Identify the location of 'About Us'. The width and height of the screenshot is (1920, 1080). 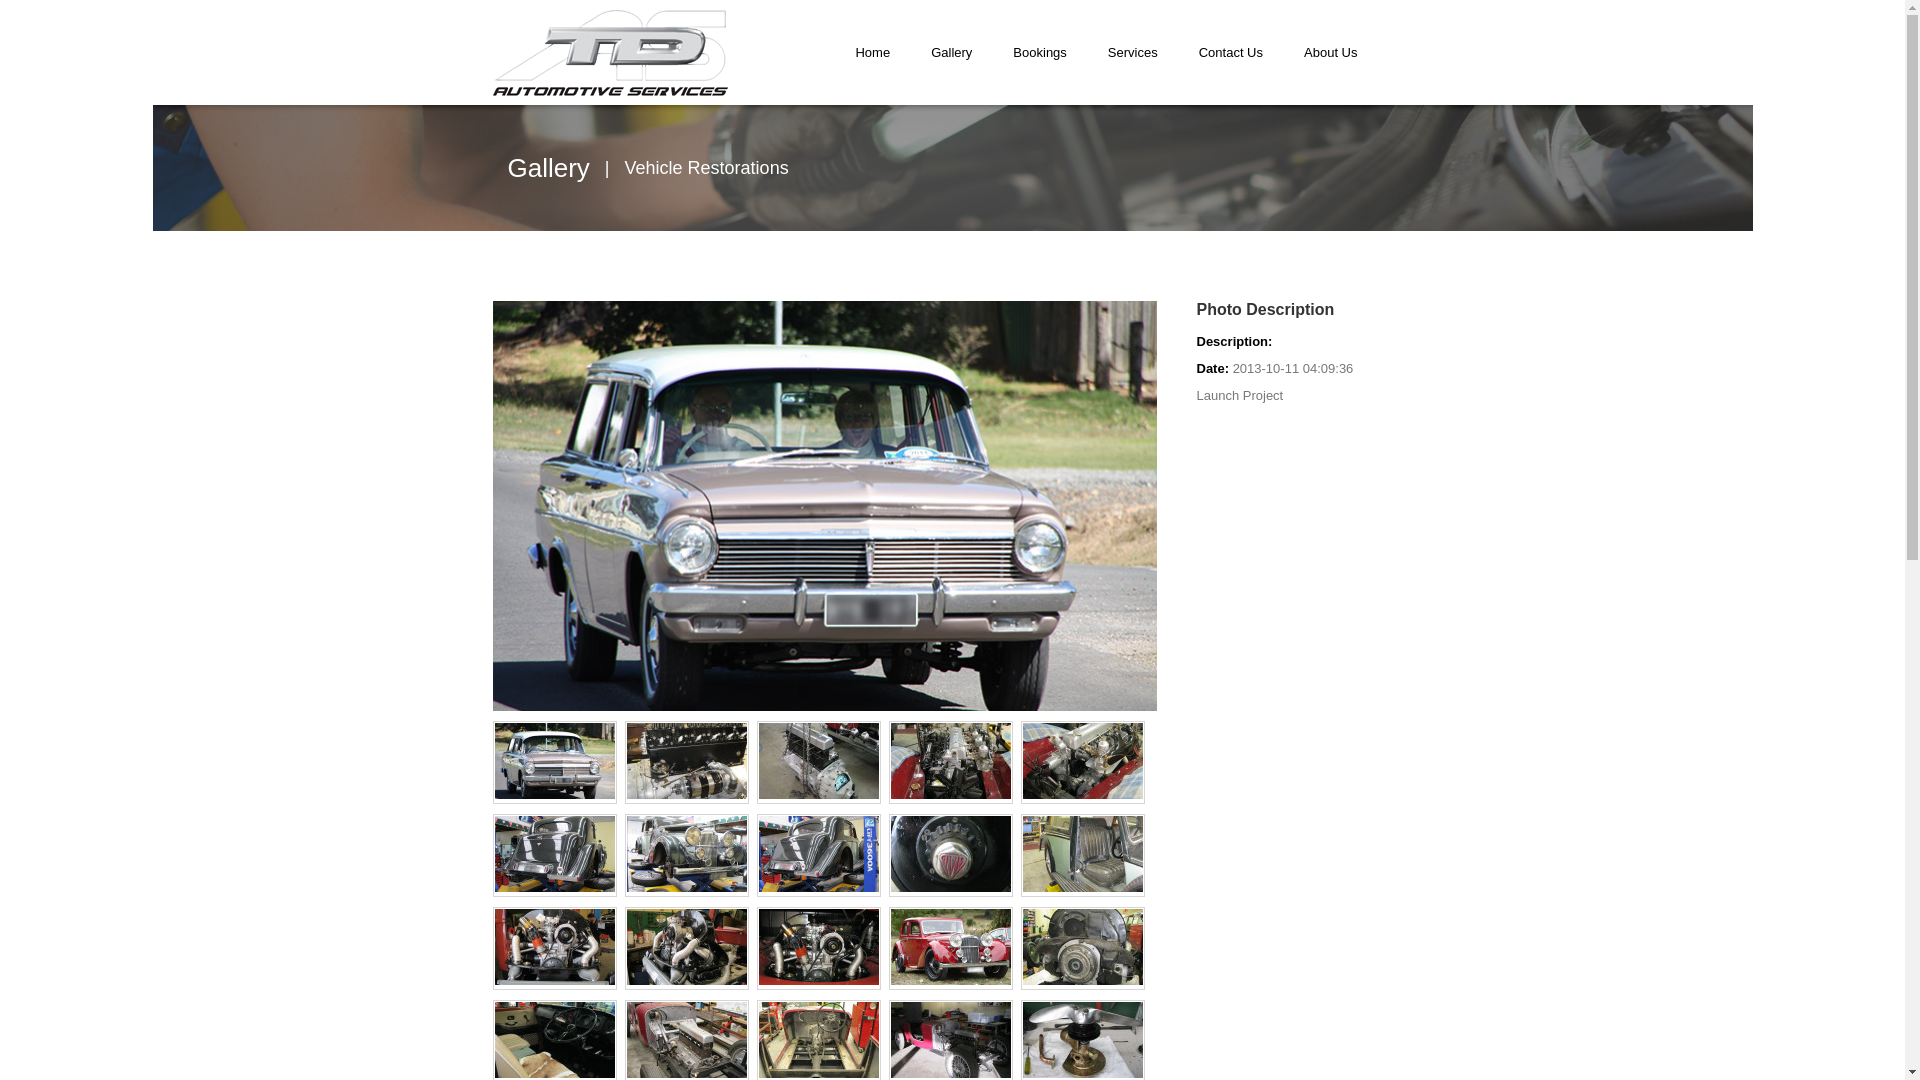
(1330, 51).